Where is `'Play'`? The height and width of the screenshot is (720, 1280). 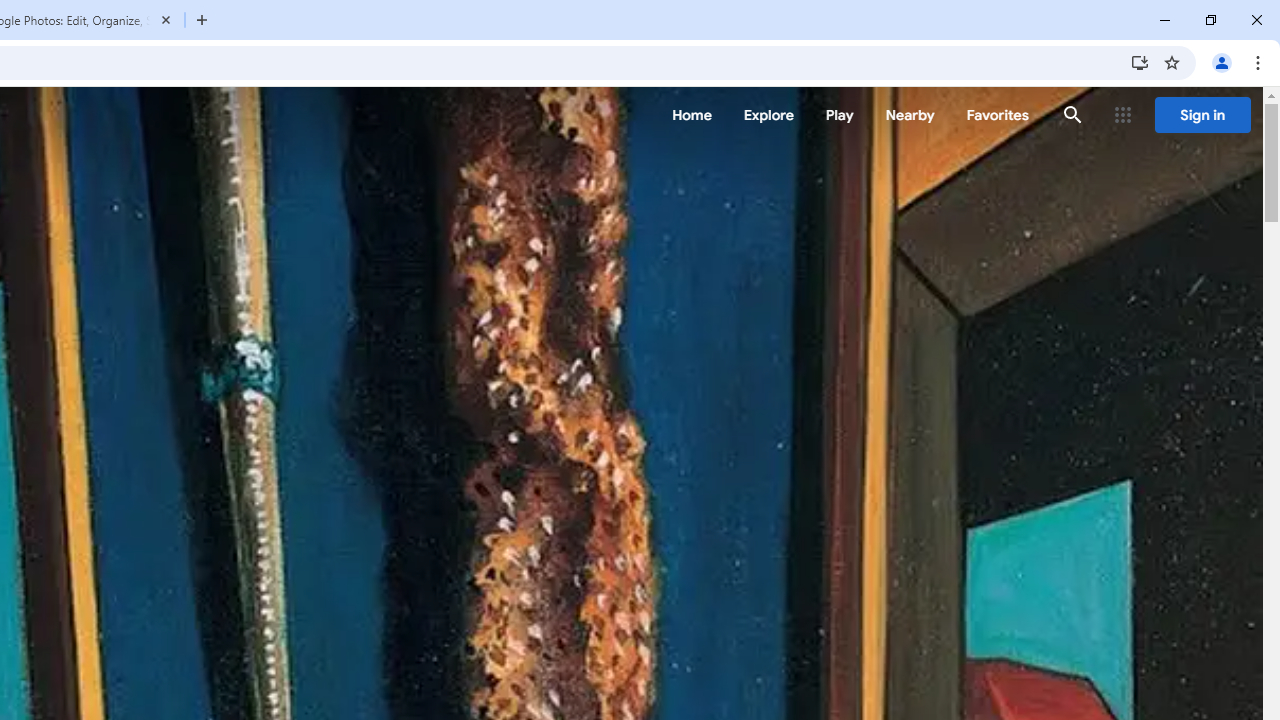 'Play' is located at coordinates (840, 115).